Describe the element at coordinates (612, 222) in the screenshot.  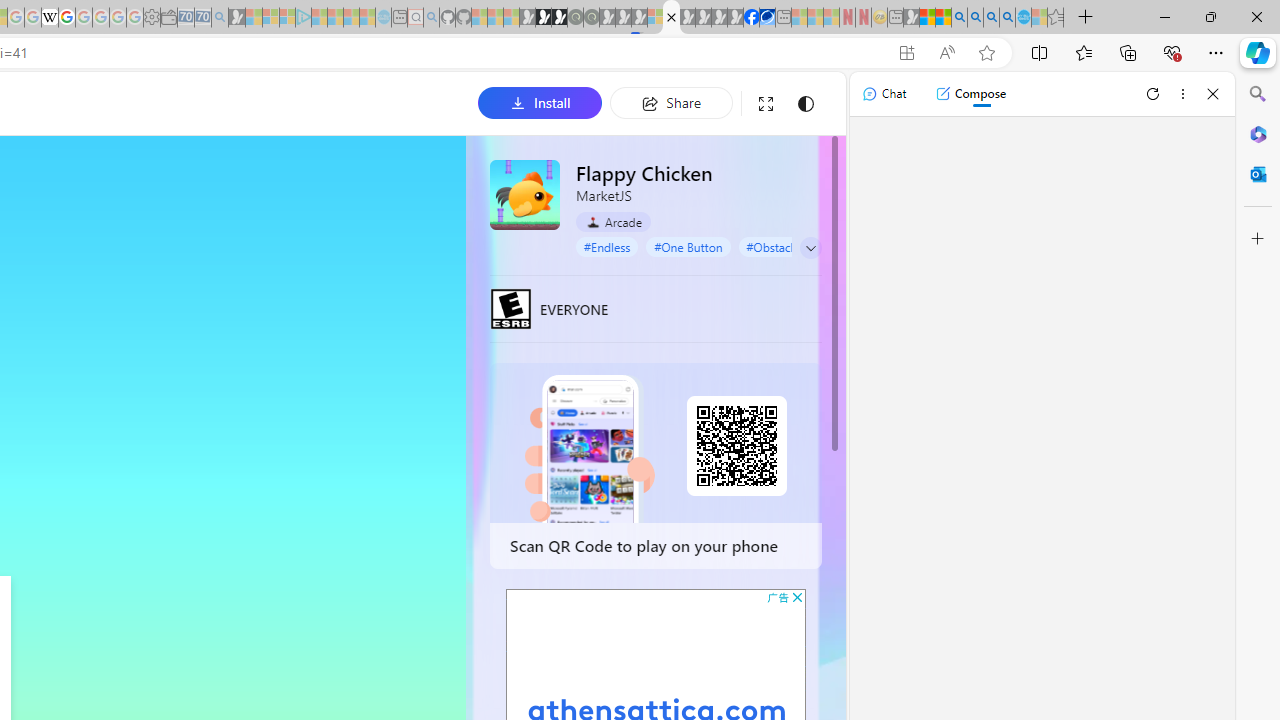
I see `'Arcade'` at that location.